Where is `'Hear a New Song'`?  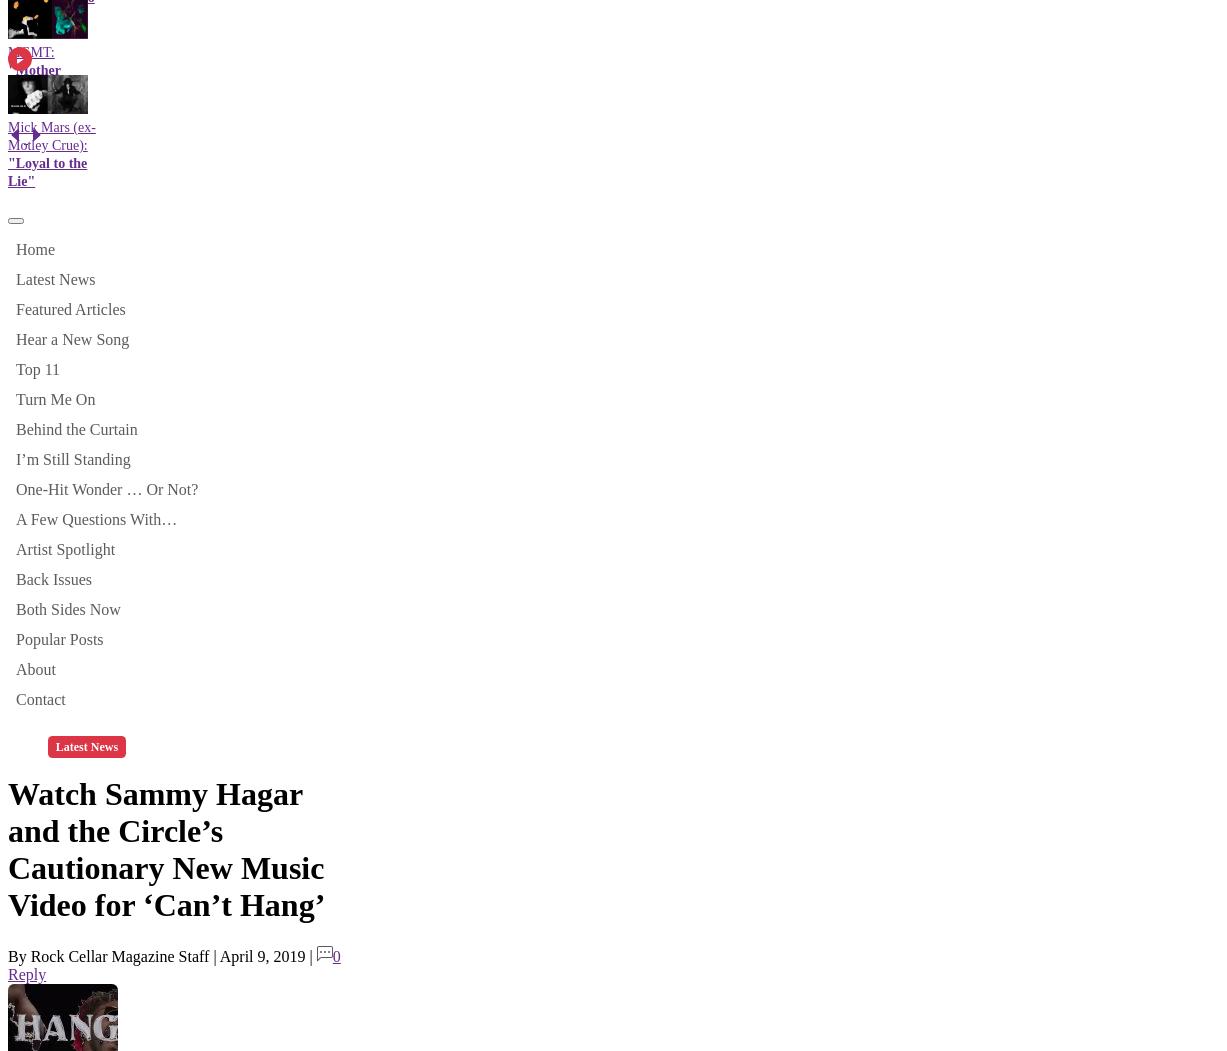
'Hear a New Song' is located at coordinates (15, 338).